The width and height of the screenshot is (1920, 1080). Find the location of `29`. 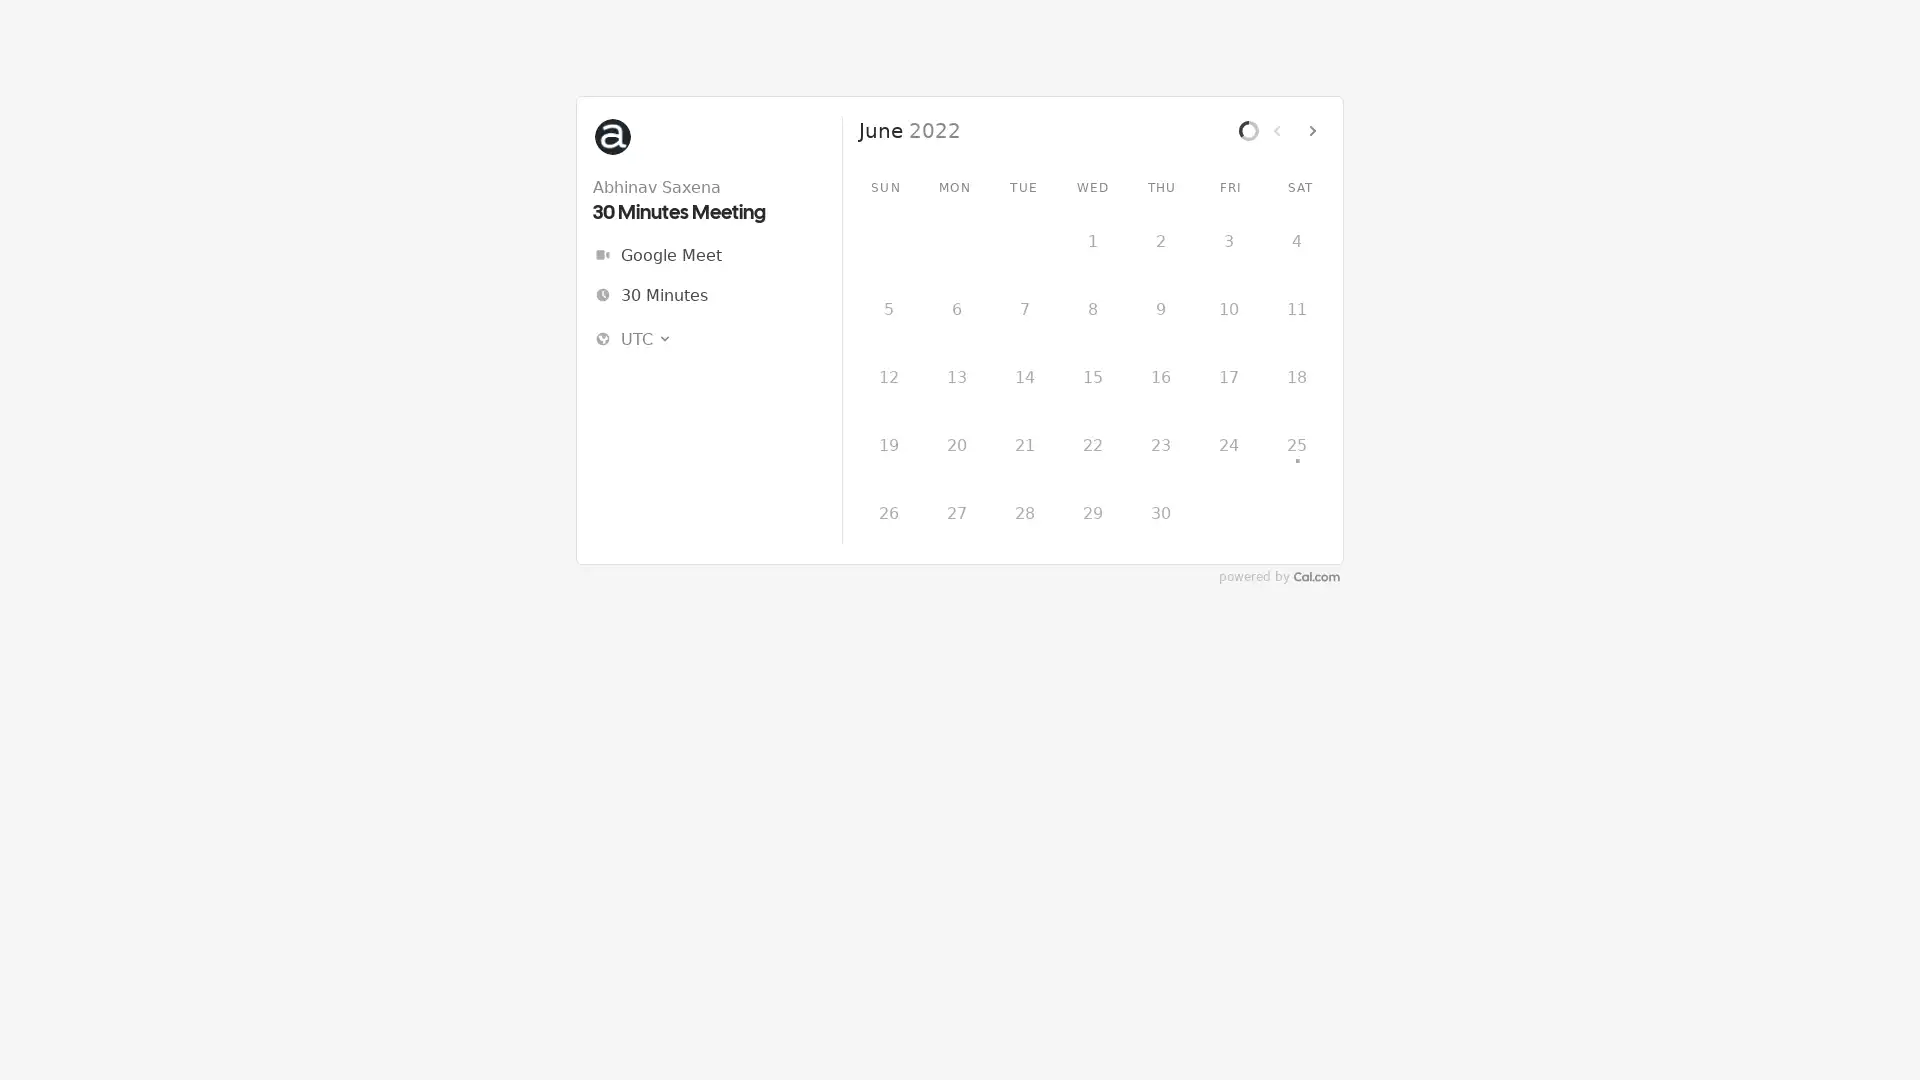

29 is located at coordinates (1092, 512).